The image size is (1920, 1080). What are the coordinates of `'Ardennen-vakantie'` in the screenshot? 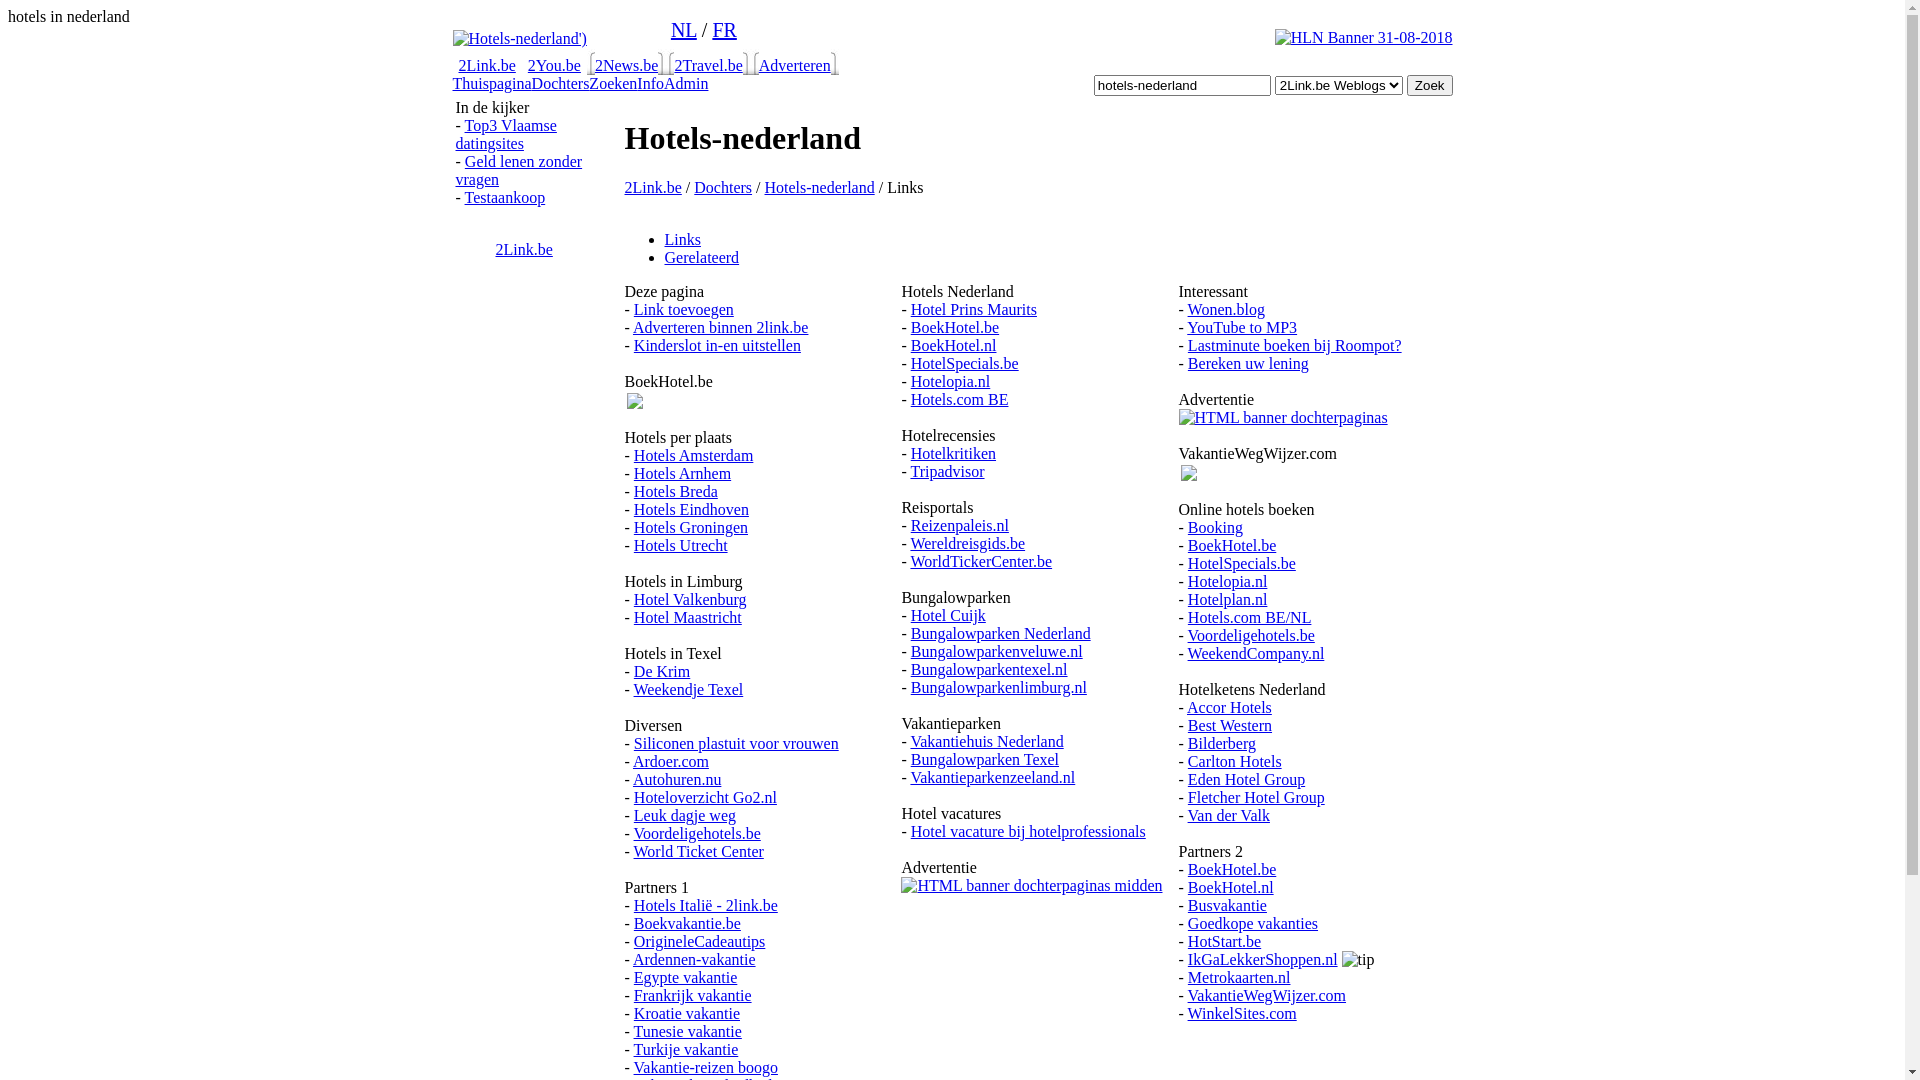 It's located at (694, 958).